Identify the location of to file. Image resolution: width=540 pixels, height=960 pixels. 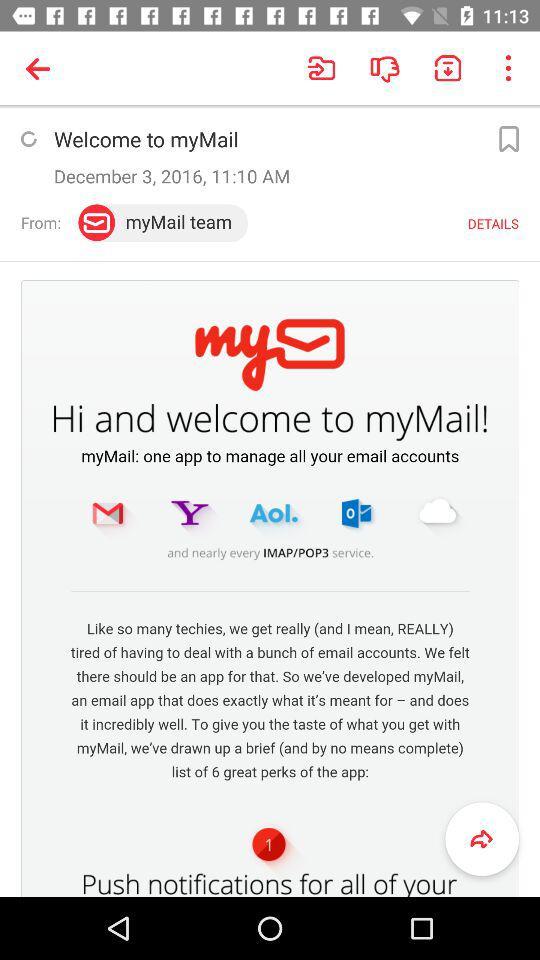
(508, 138).